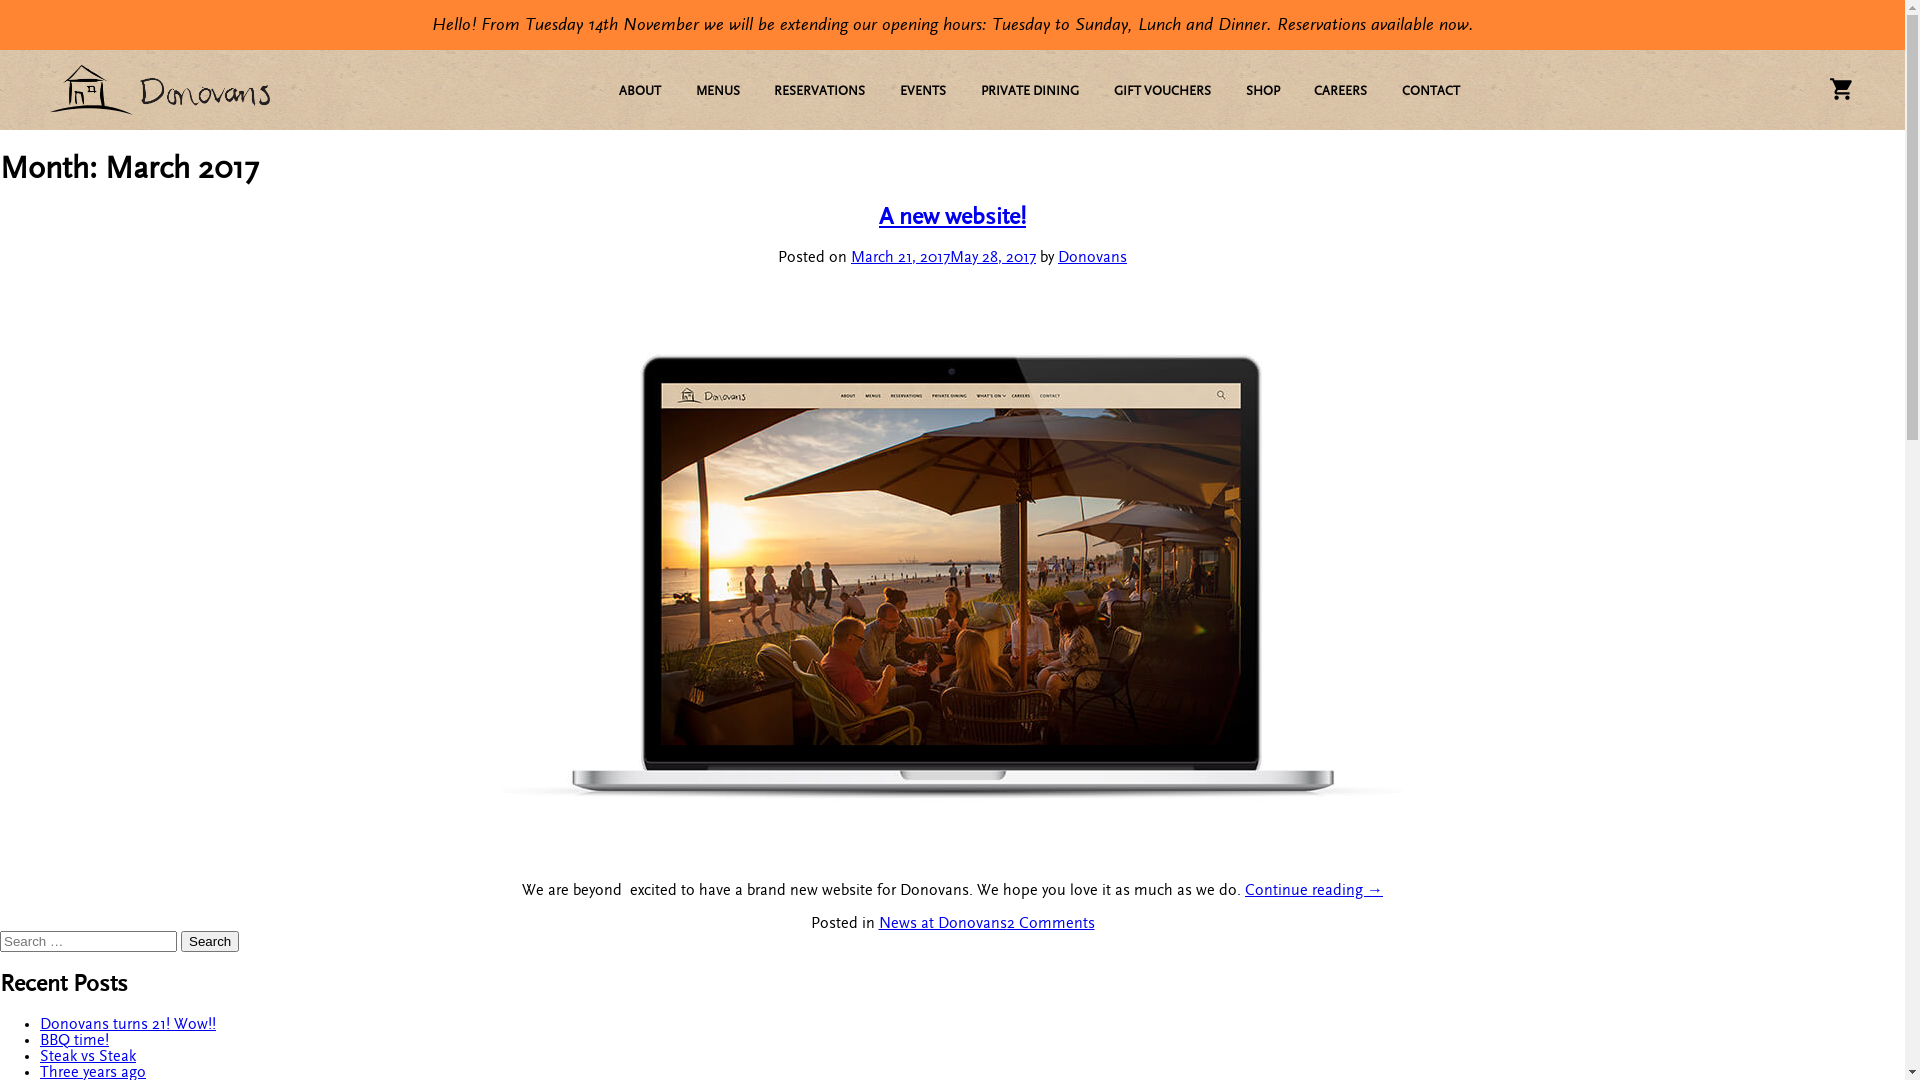 This screenshot has height=1080, width=1920. I want to click on 'MENUS', so click(718, 91).